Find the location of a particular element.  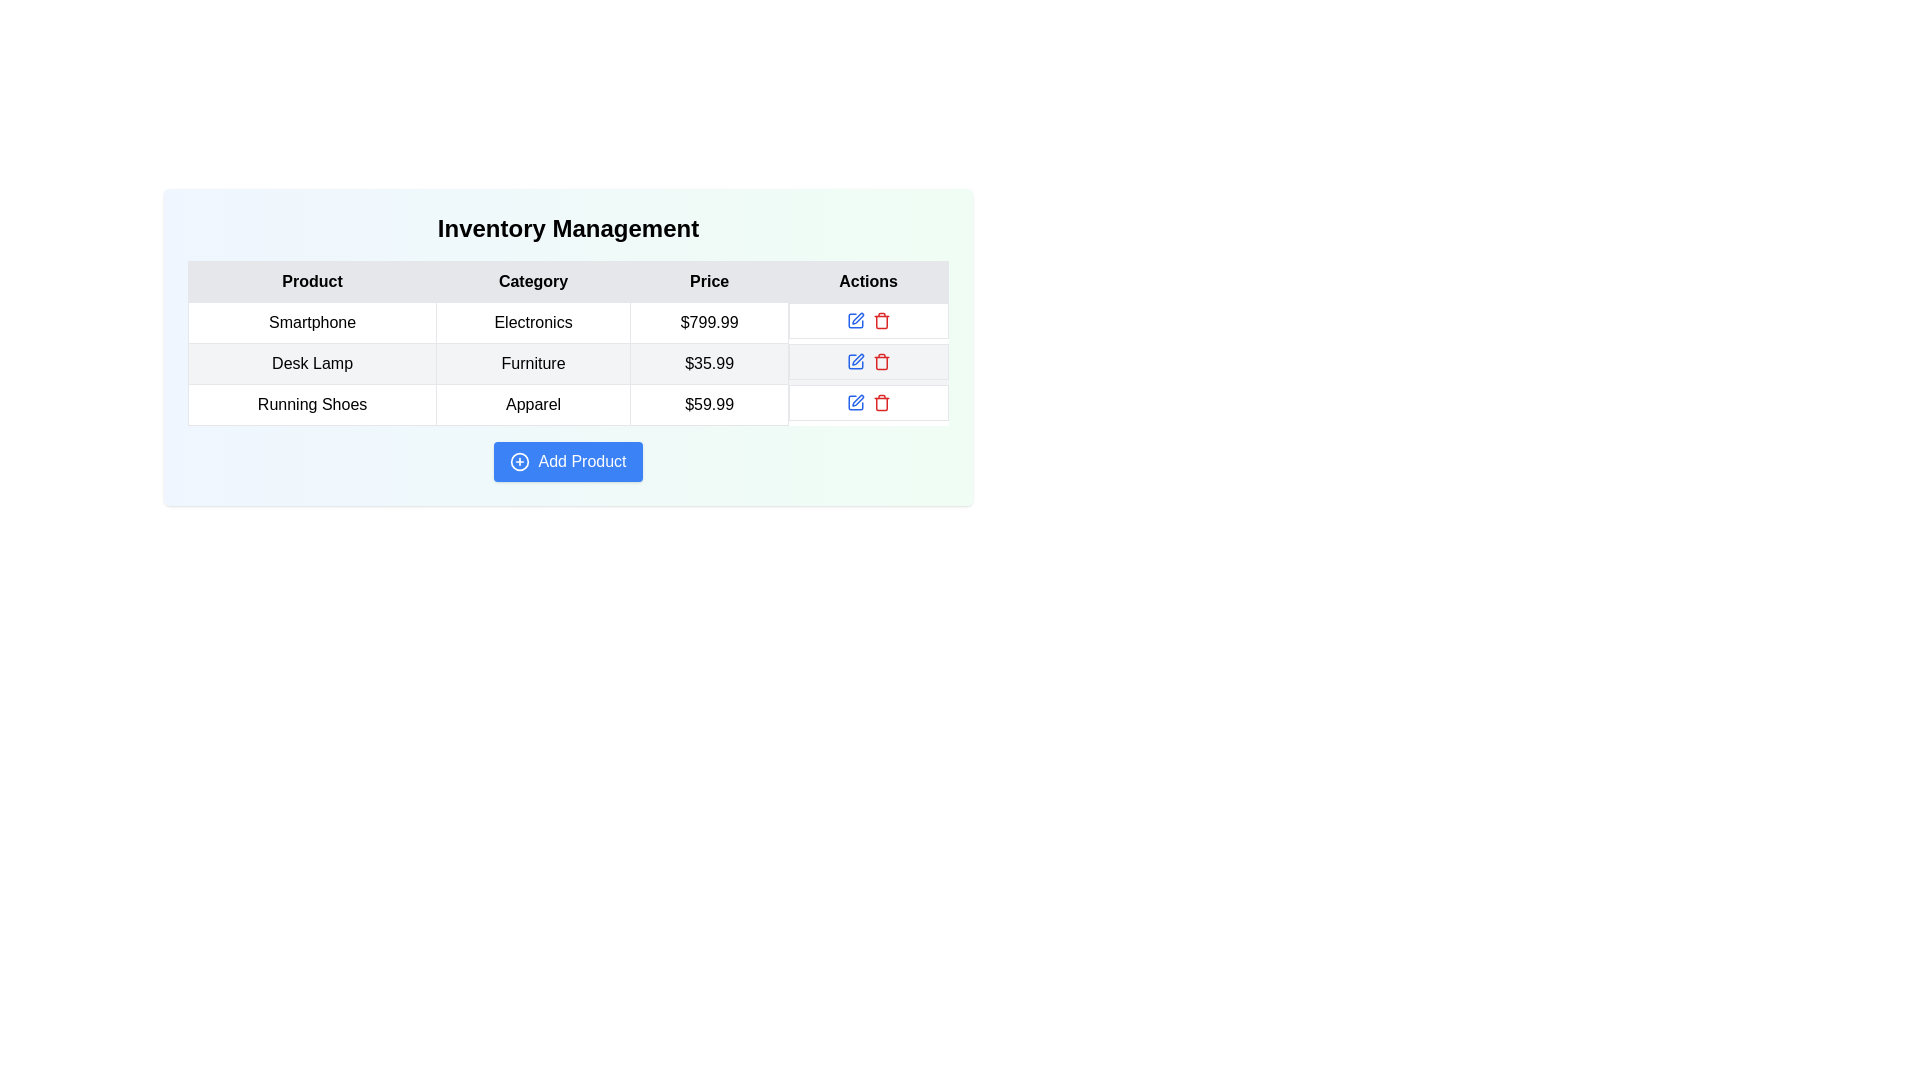

text content of the 'Electronics' label located in the second cell of the 'Category' column under the 'Smartphone' row is located at coordinates (533, 322).